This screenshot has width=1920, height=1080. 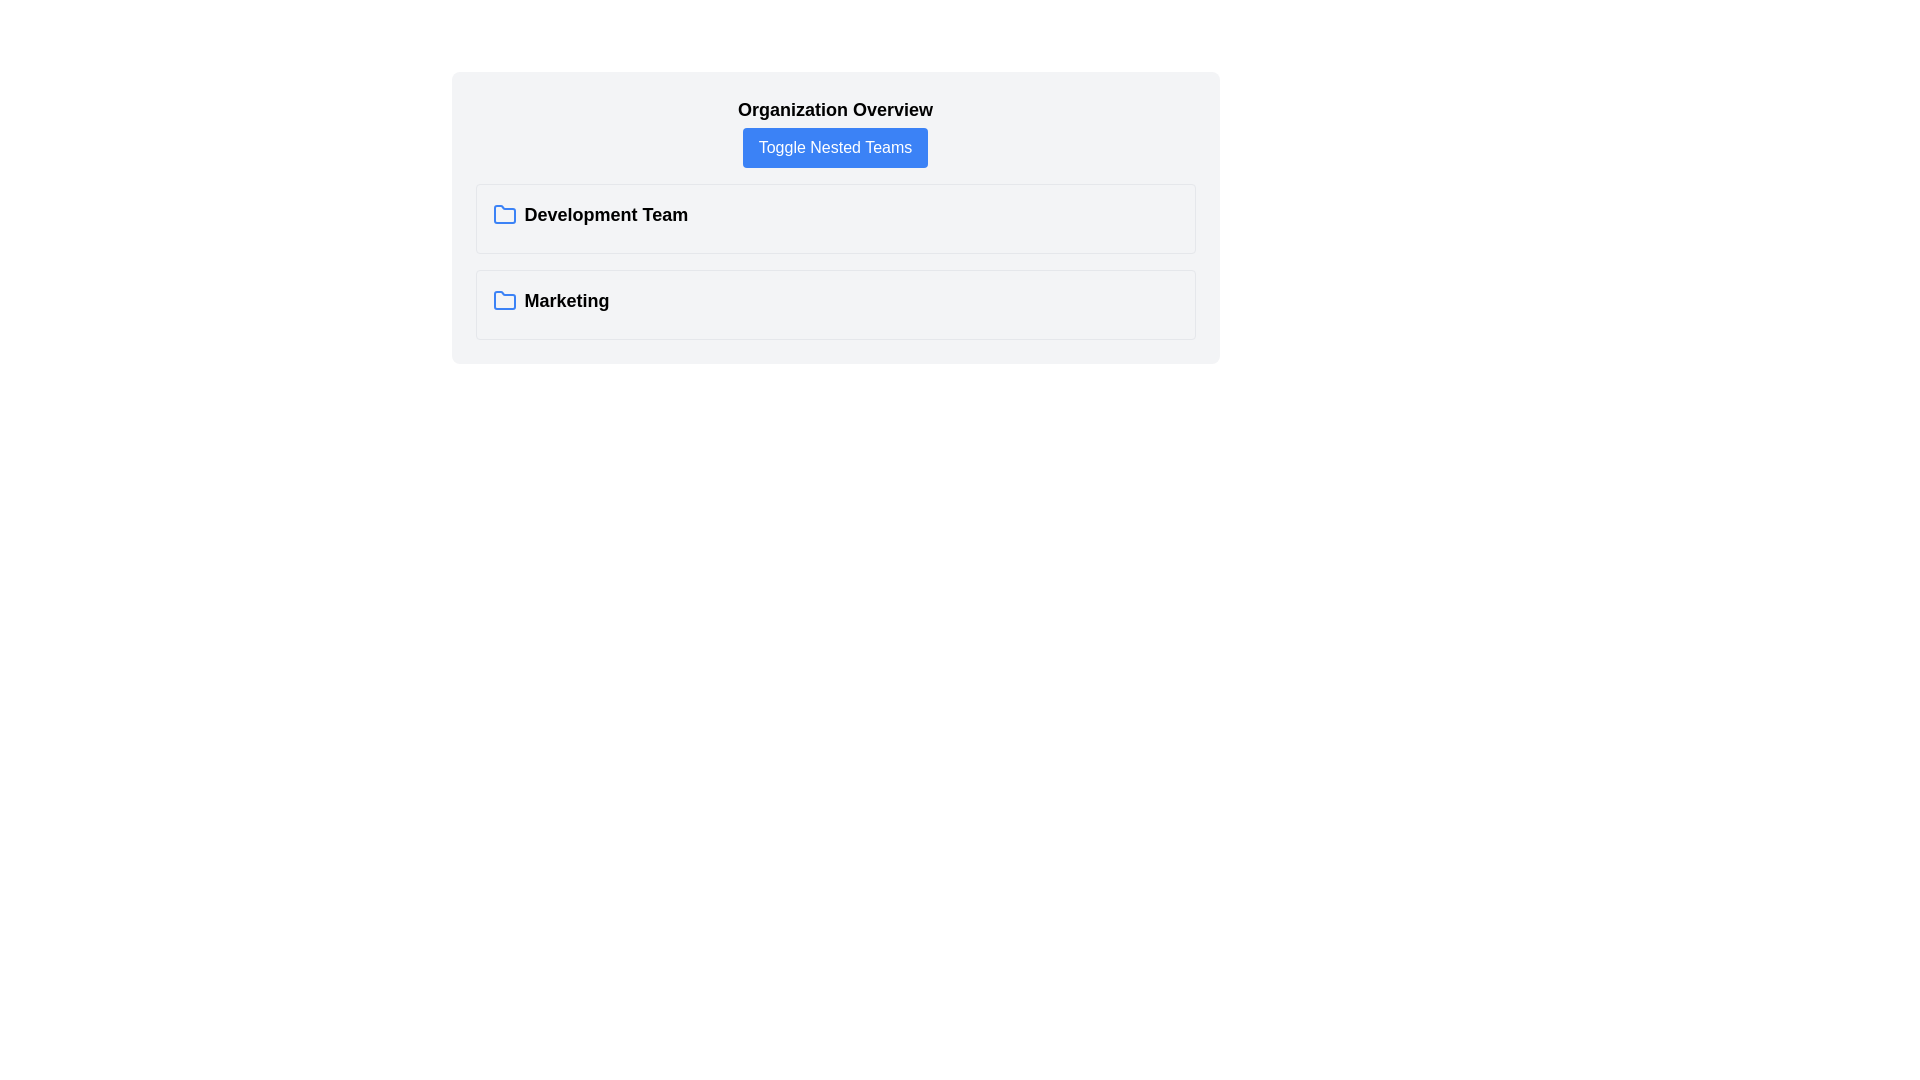 I want to click on the folder icon representing the 'Development Team' section, which is located to the left of the 'Development Team' text, so click(x=504, y=215).